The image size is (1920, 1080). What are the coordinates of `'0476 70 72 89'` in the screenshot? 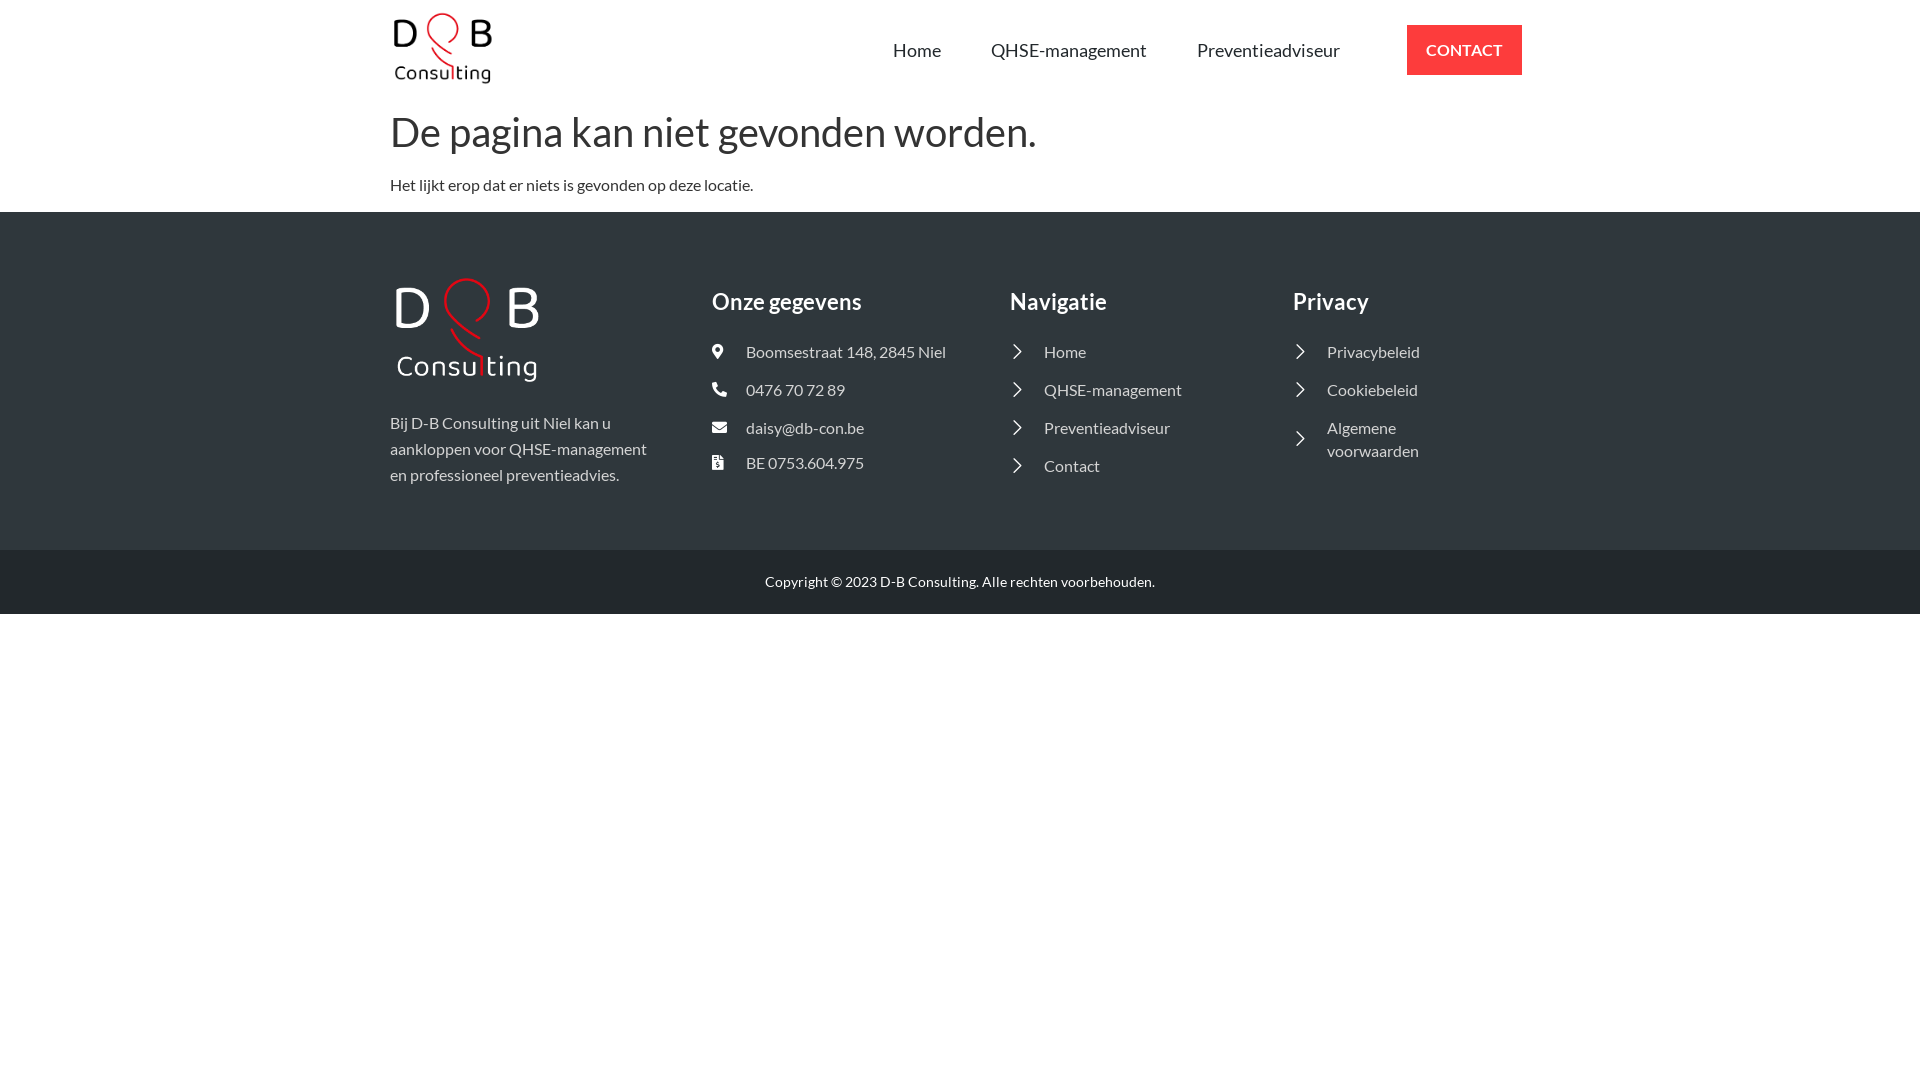 It's located at (711, 389).